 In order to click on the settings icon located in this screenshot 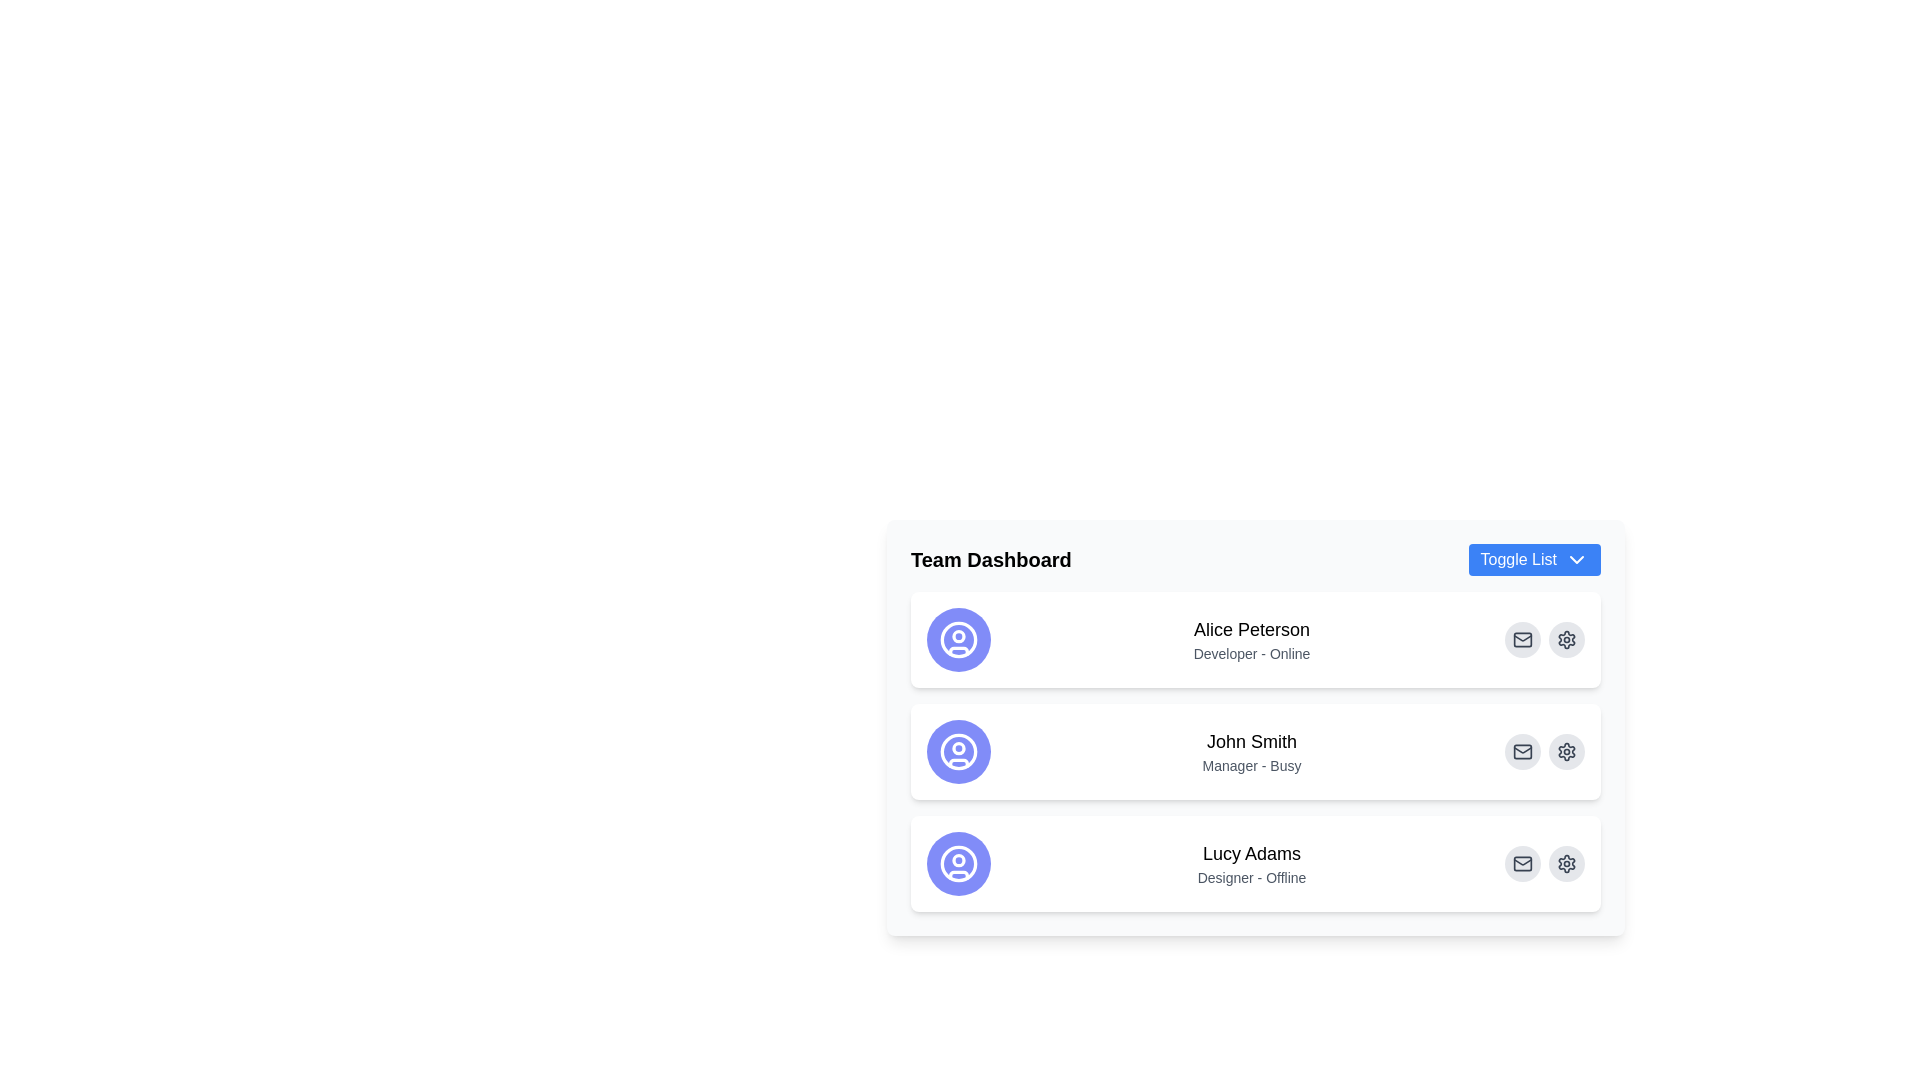, I will do `click(1565, 863)`.